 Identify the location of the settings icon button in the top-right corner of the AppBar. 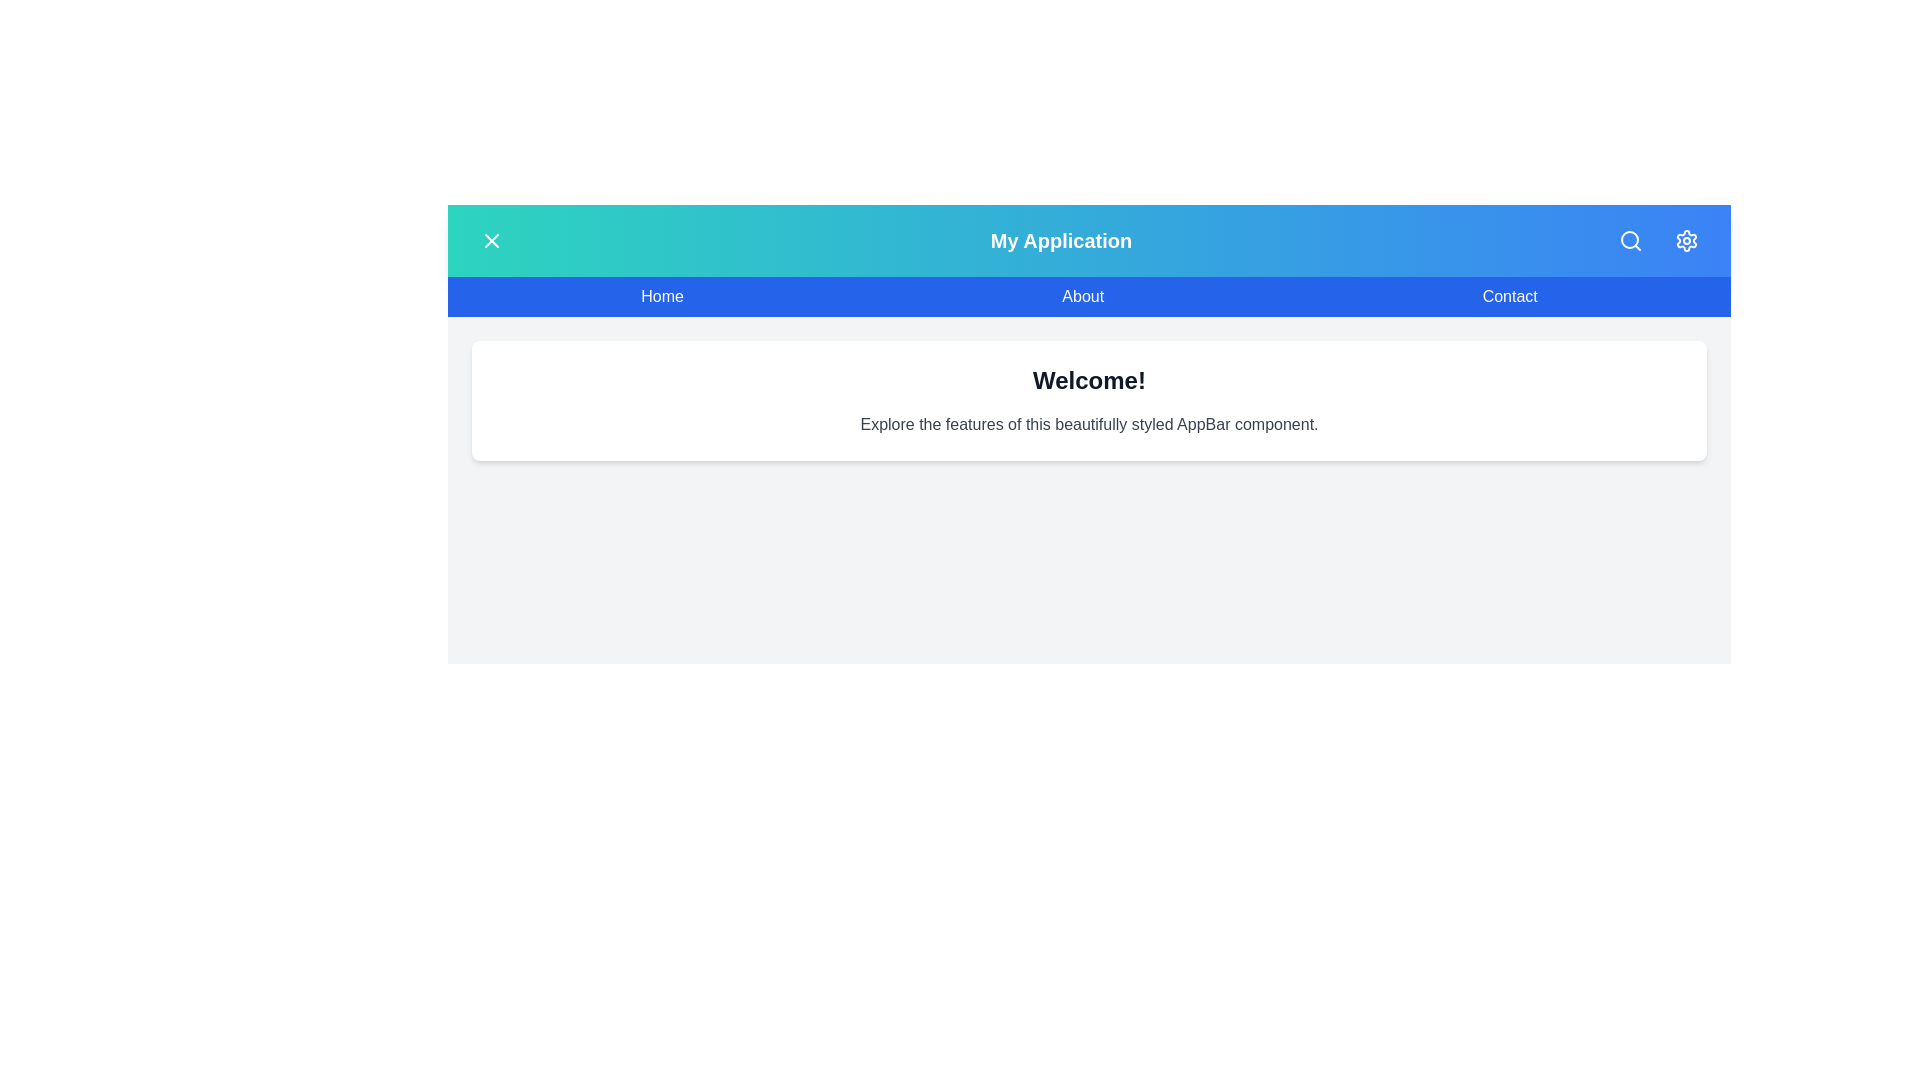
(1685, 239).